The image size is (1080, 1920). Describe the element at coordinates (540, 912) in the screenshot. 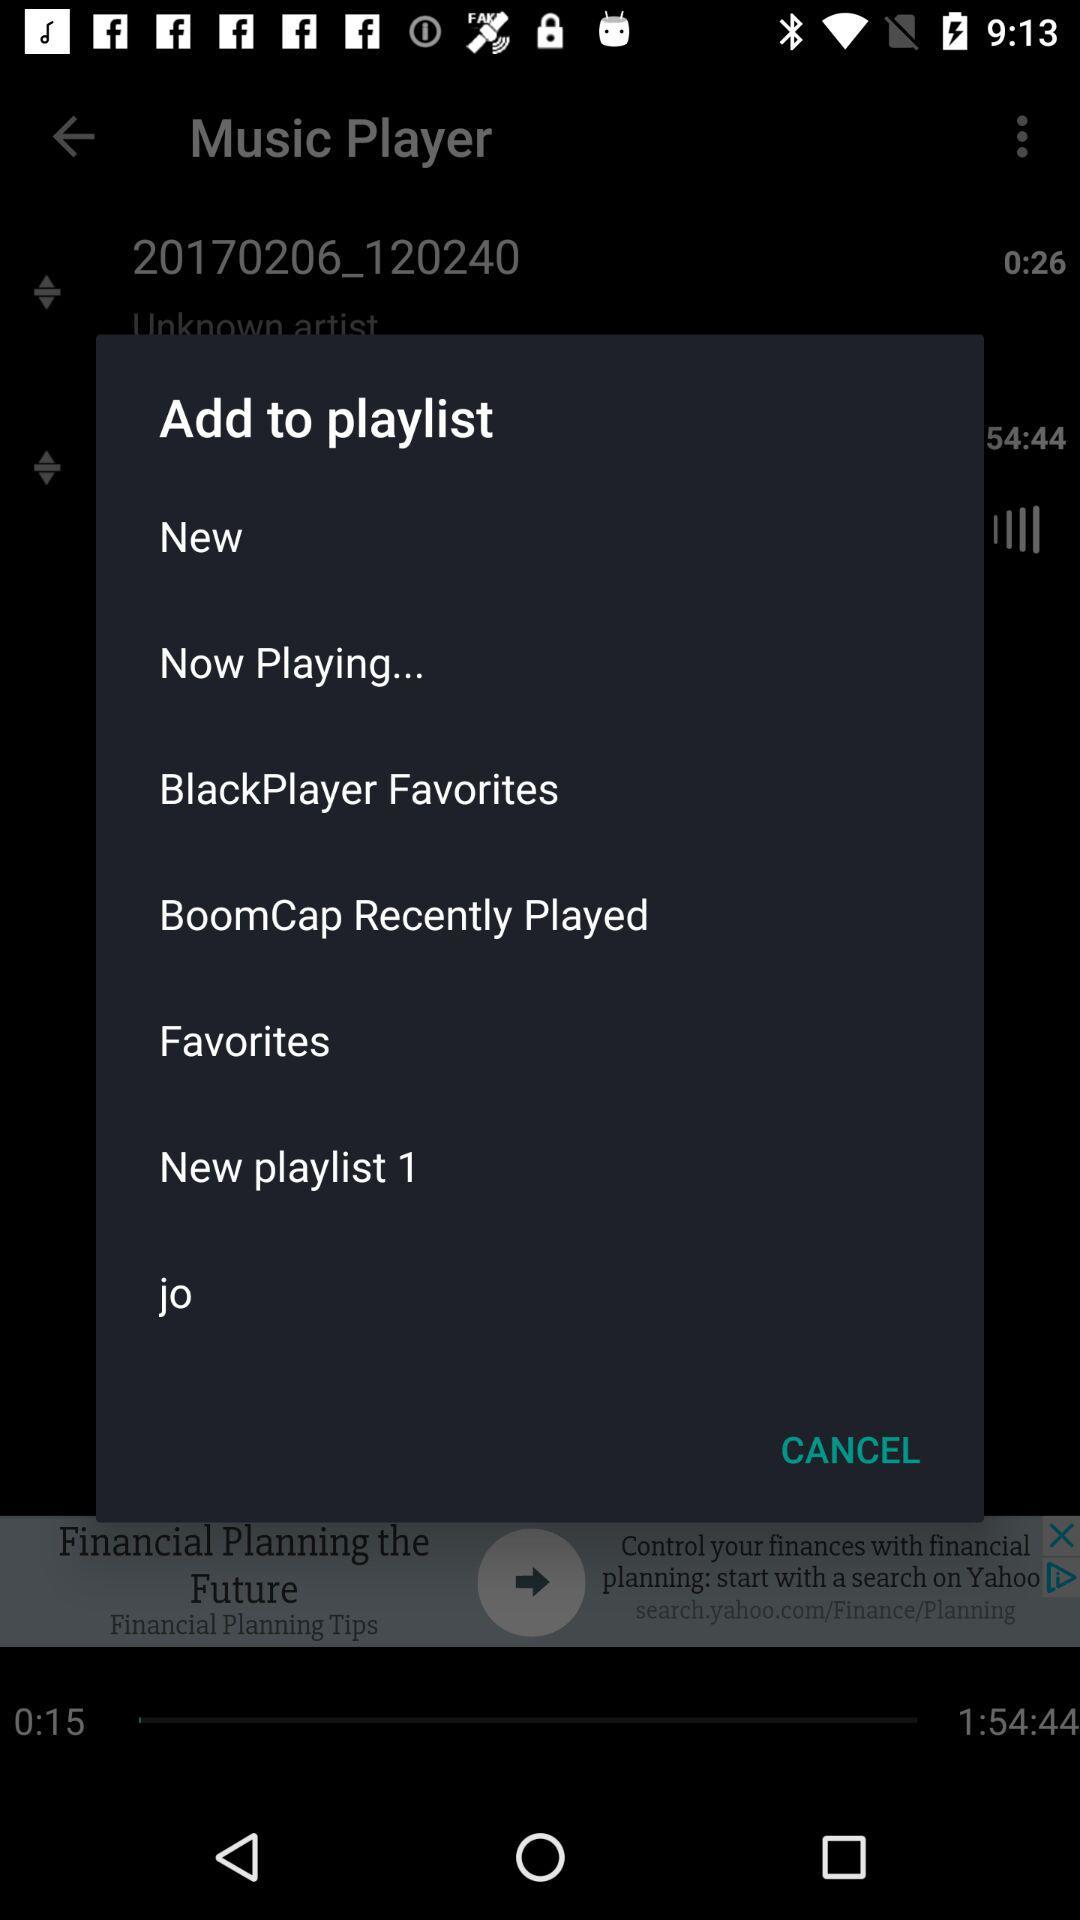

I see `the boomcap recently played icon` at that location.